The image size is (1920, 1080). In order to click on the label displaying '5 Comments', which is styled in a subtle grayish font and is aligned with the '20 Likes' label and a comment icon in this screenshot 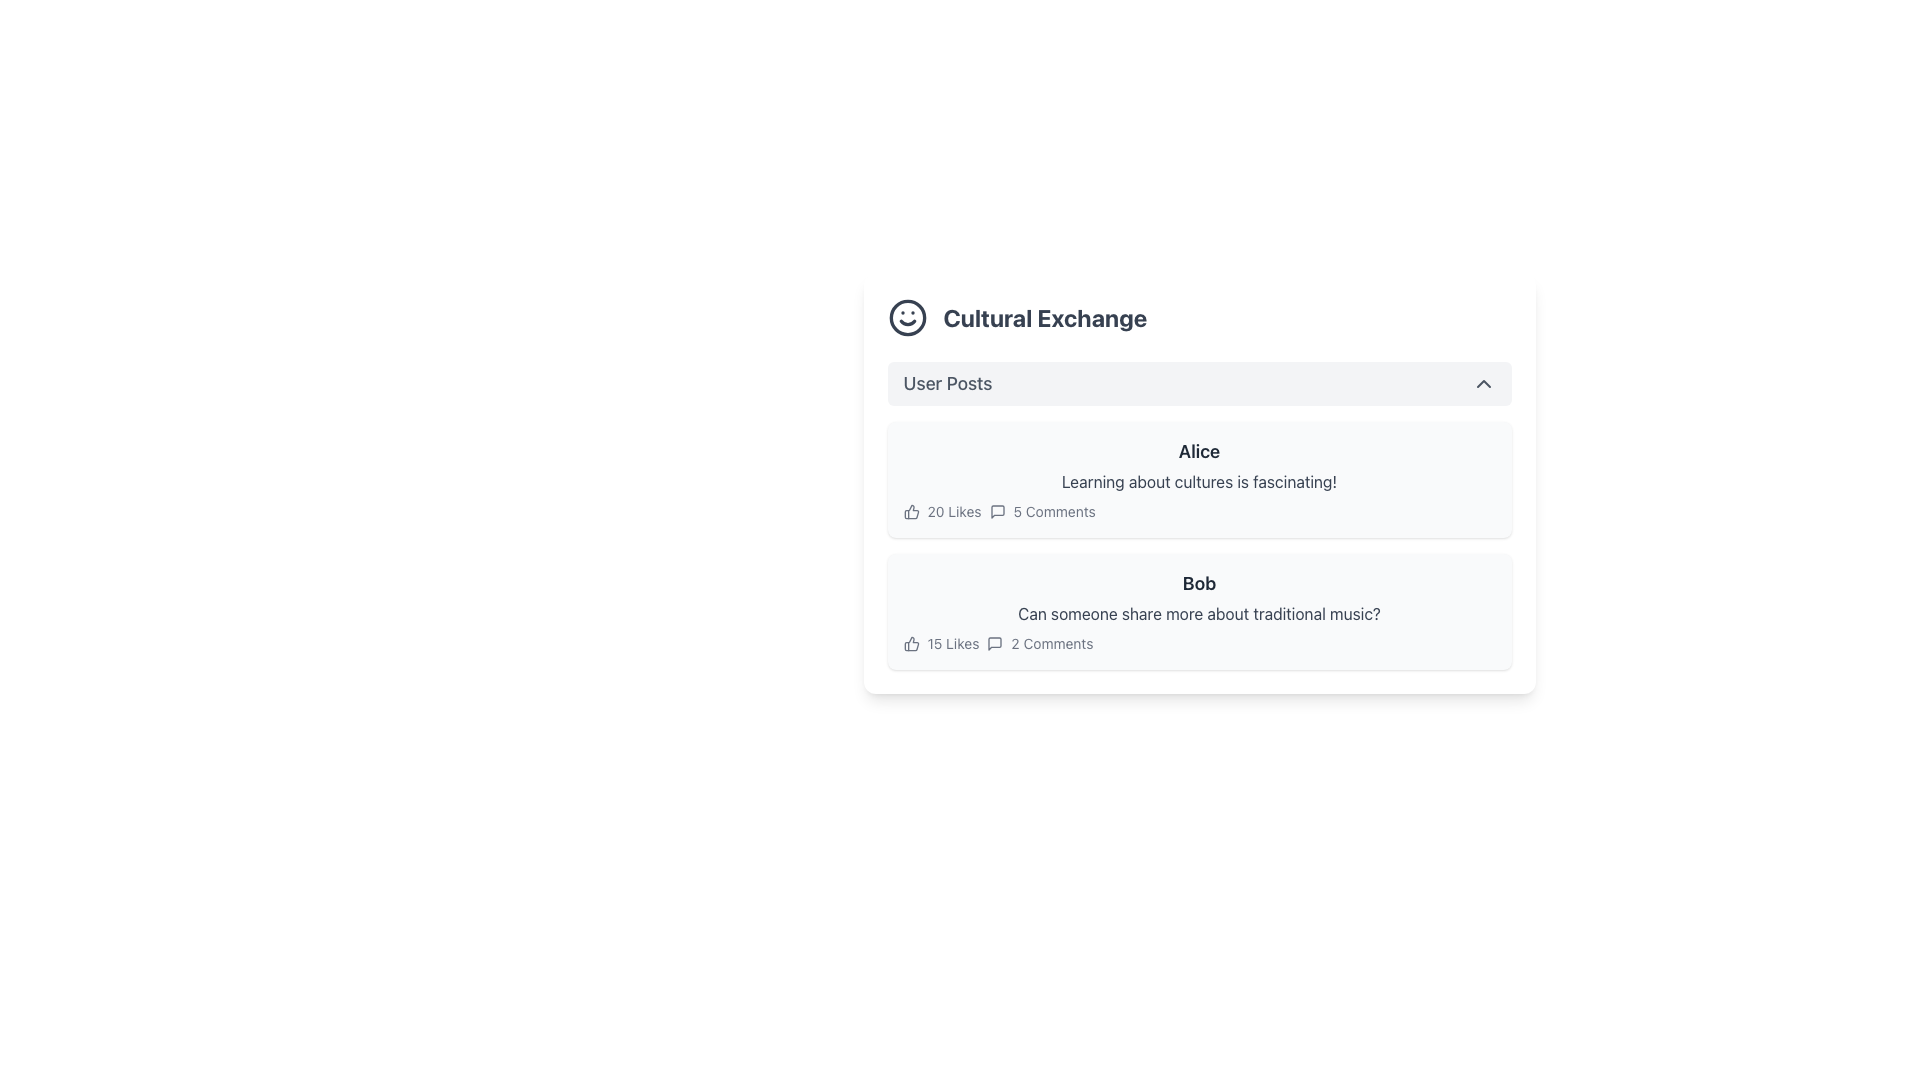, I will do `click(1053, 511)`.